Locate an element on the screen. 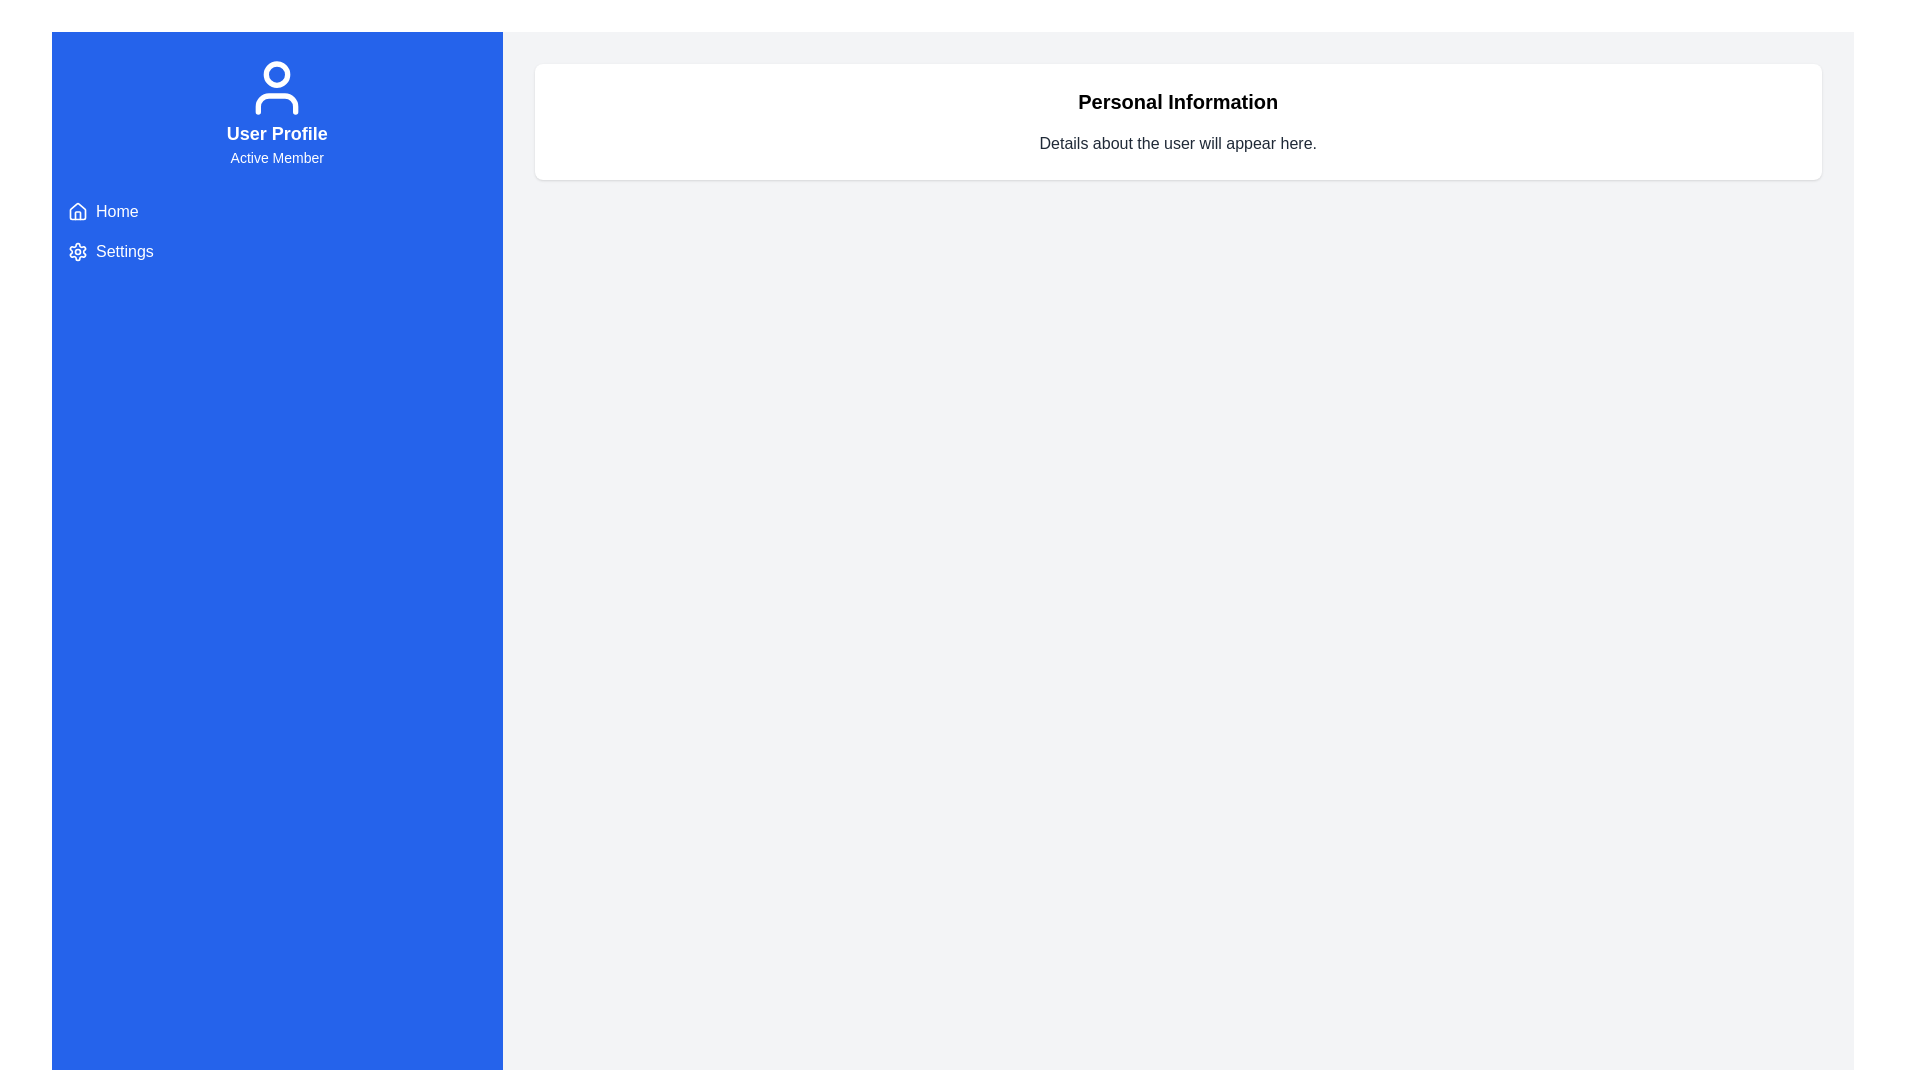 This screenshot has width=1920, height=1080. the hyperlink located in the sidebar beneath the 'Home' link is located at coordinates (123, 250).